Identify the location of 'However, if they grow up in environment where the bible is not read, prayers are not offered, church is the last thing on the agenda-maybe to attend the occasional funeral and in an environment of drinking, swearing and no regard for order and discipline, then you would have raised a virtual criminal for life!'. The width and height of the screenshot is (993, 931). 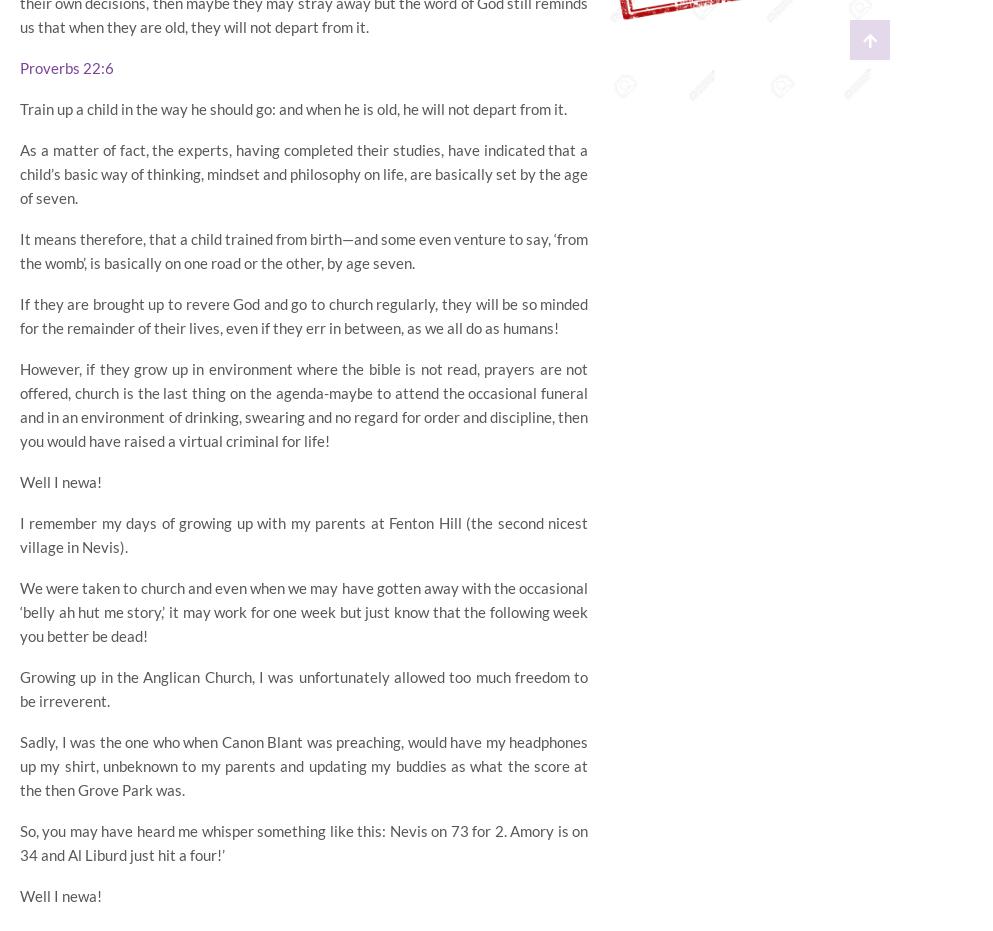
(303, 402).